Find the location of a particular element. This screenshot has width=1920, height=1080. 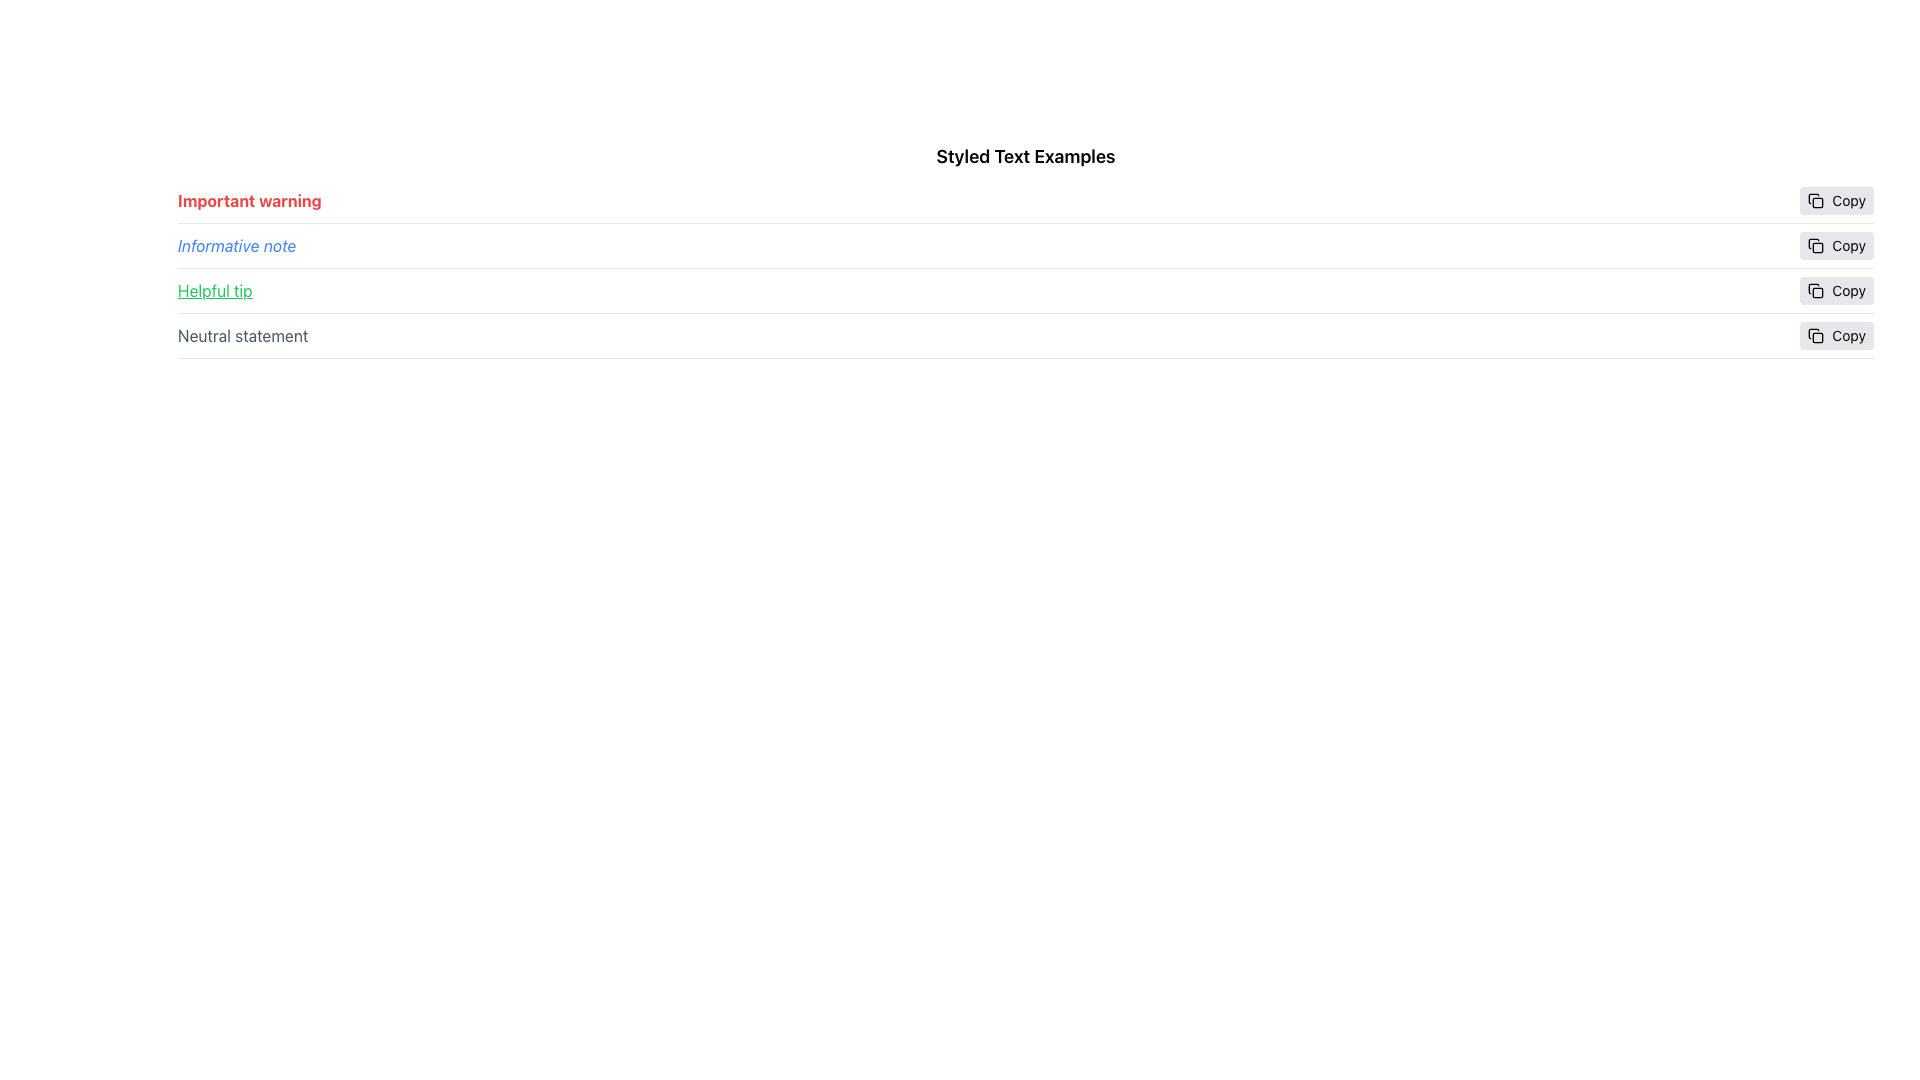

text from the section header labeled 'Styled Text Examples', which is displayed in bold and larger font at the top of the list of styled text examples is located at coordinates (1026, 156).